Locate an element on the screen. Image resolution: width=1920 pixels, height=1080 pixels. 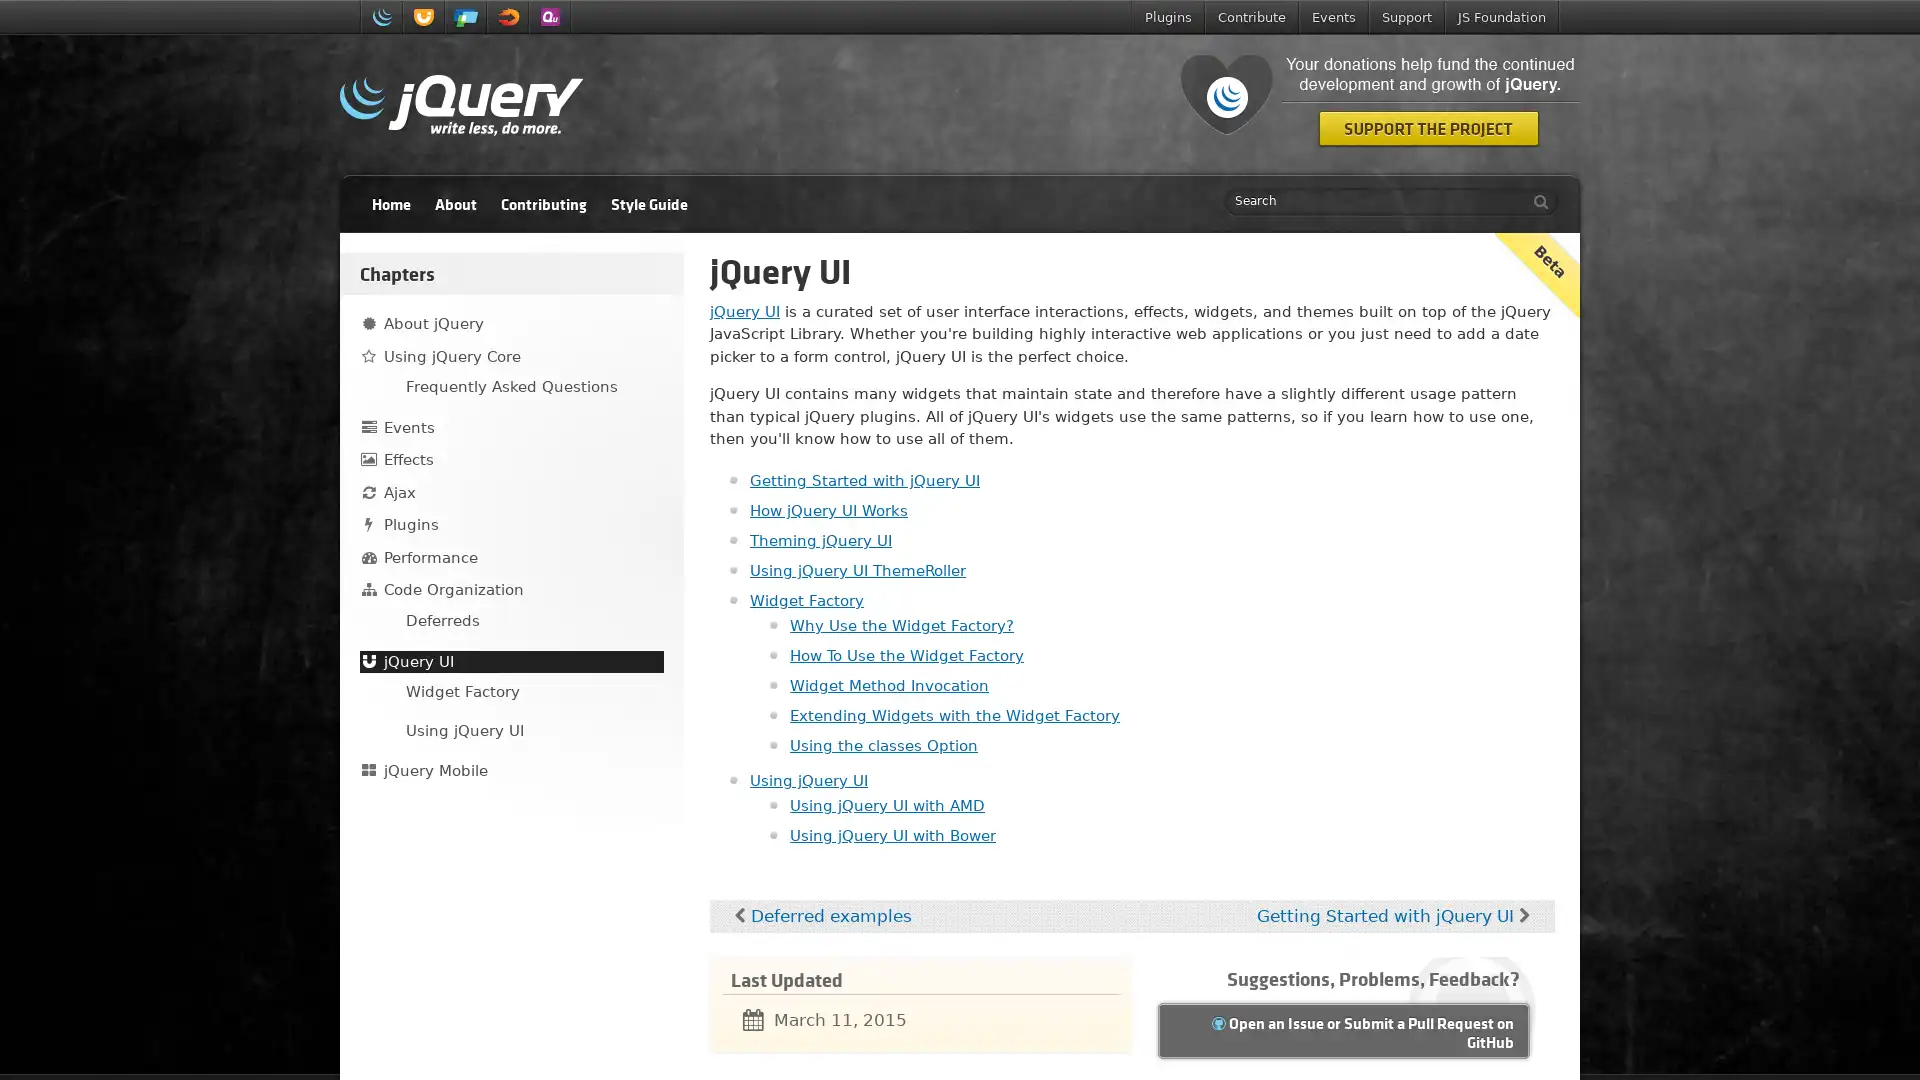
search is located at coordinates (1535, 201).